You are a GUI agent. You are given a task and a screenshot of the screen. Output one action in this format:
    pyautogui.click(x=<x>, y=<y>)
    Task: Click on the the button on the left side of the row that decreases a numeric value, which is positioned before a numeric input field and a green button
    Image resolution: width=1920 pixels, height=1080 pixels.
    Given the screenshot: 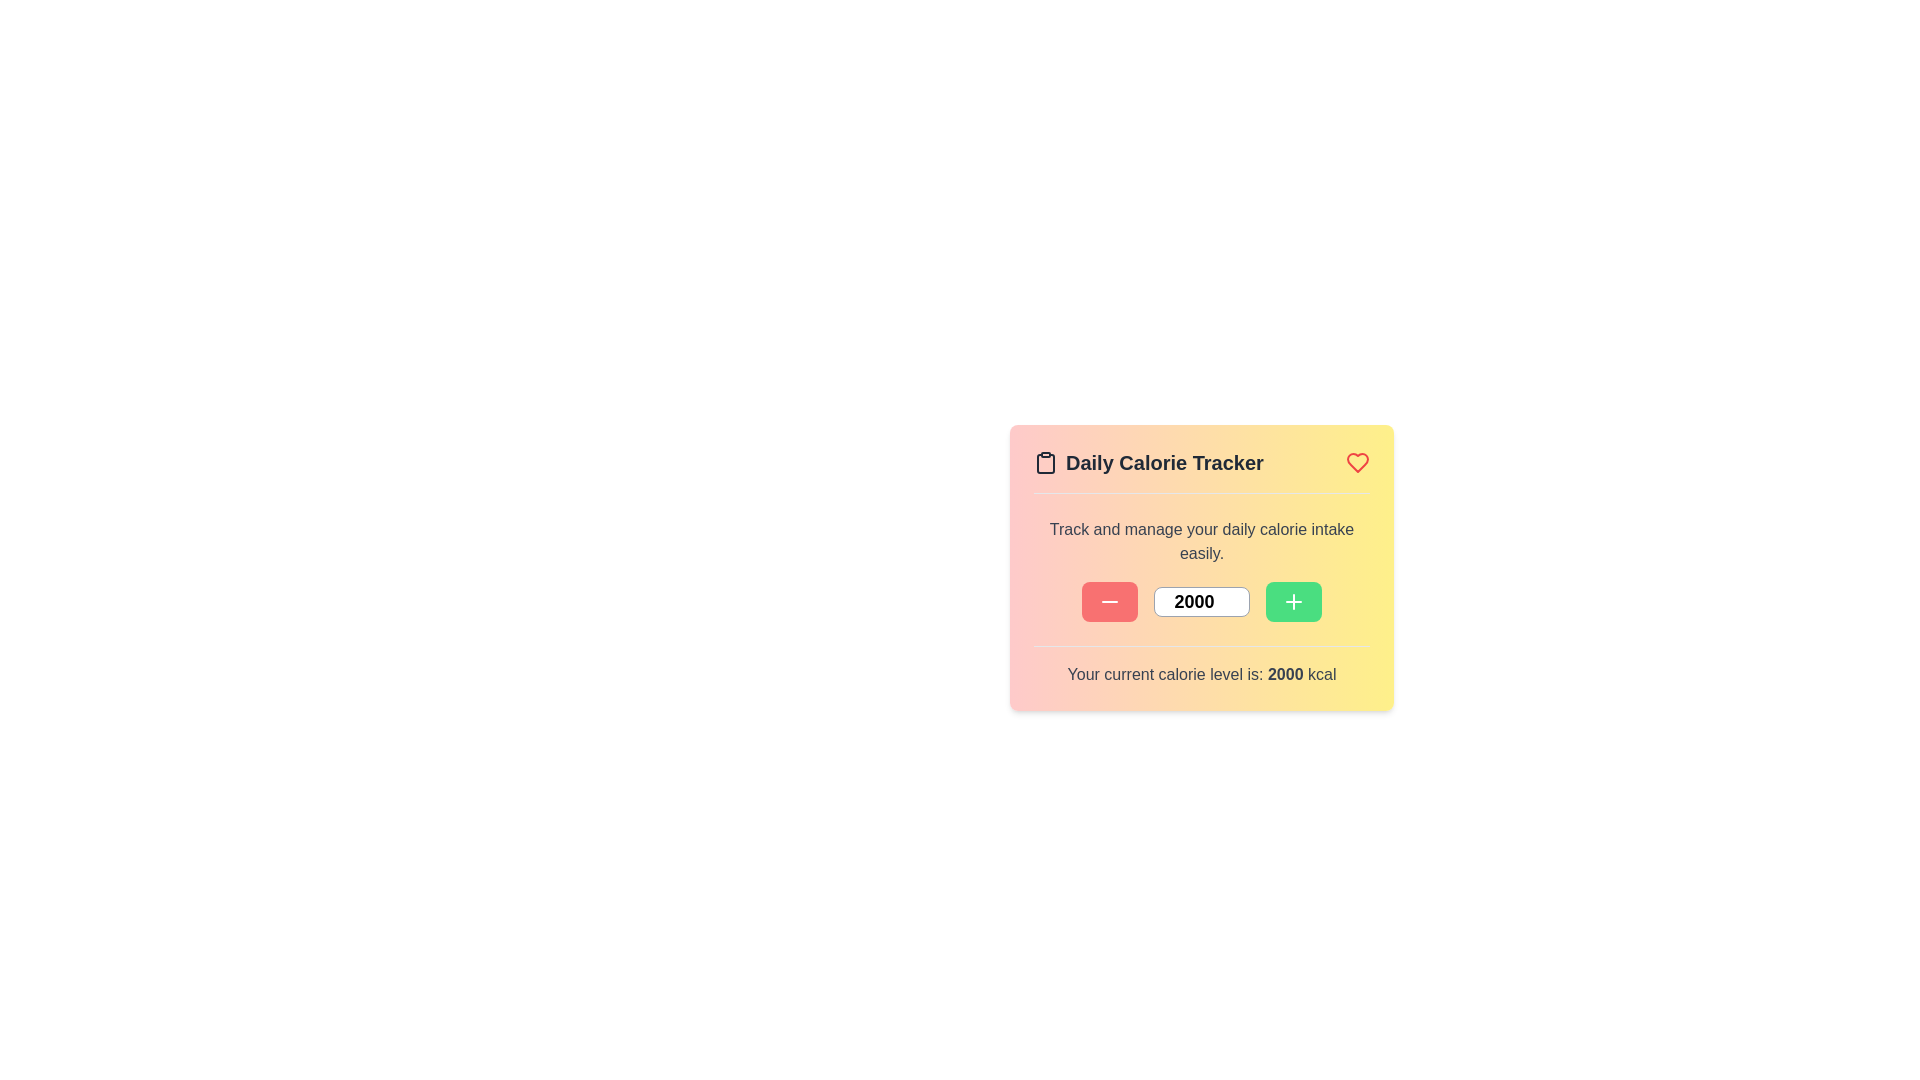 What is the action you would take?
    pyautogui.click(x=1108, y=600)
    